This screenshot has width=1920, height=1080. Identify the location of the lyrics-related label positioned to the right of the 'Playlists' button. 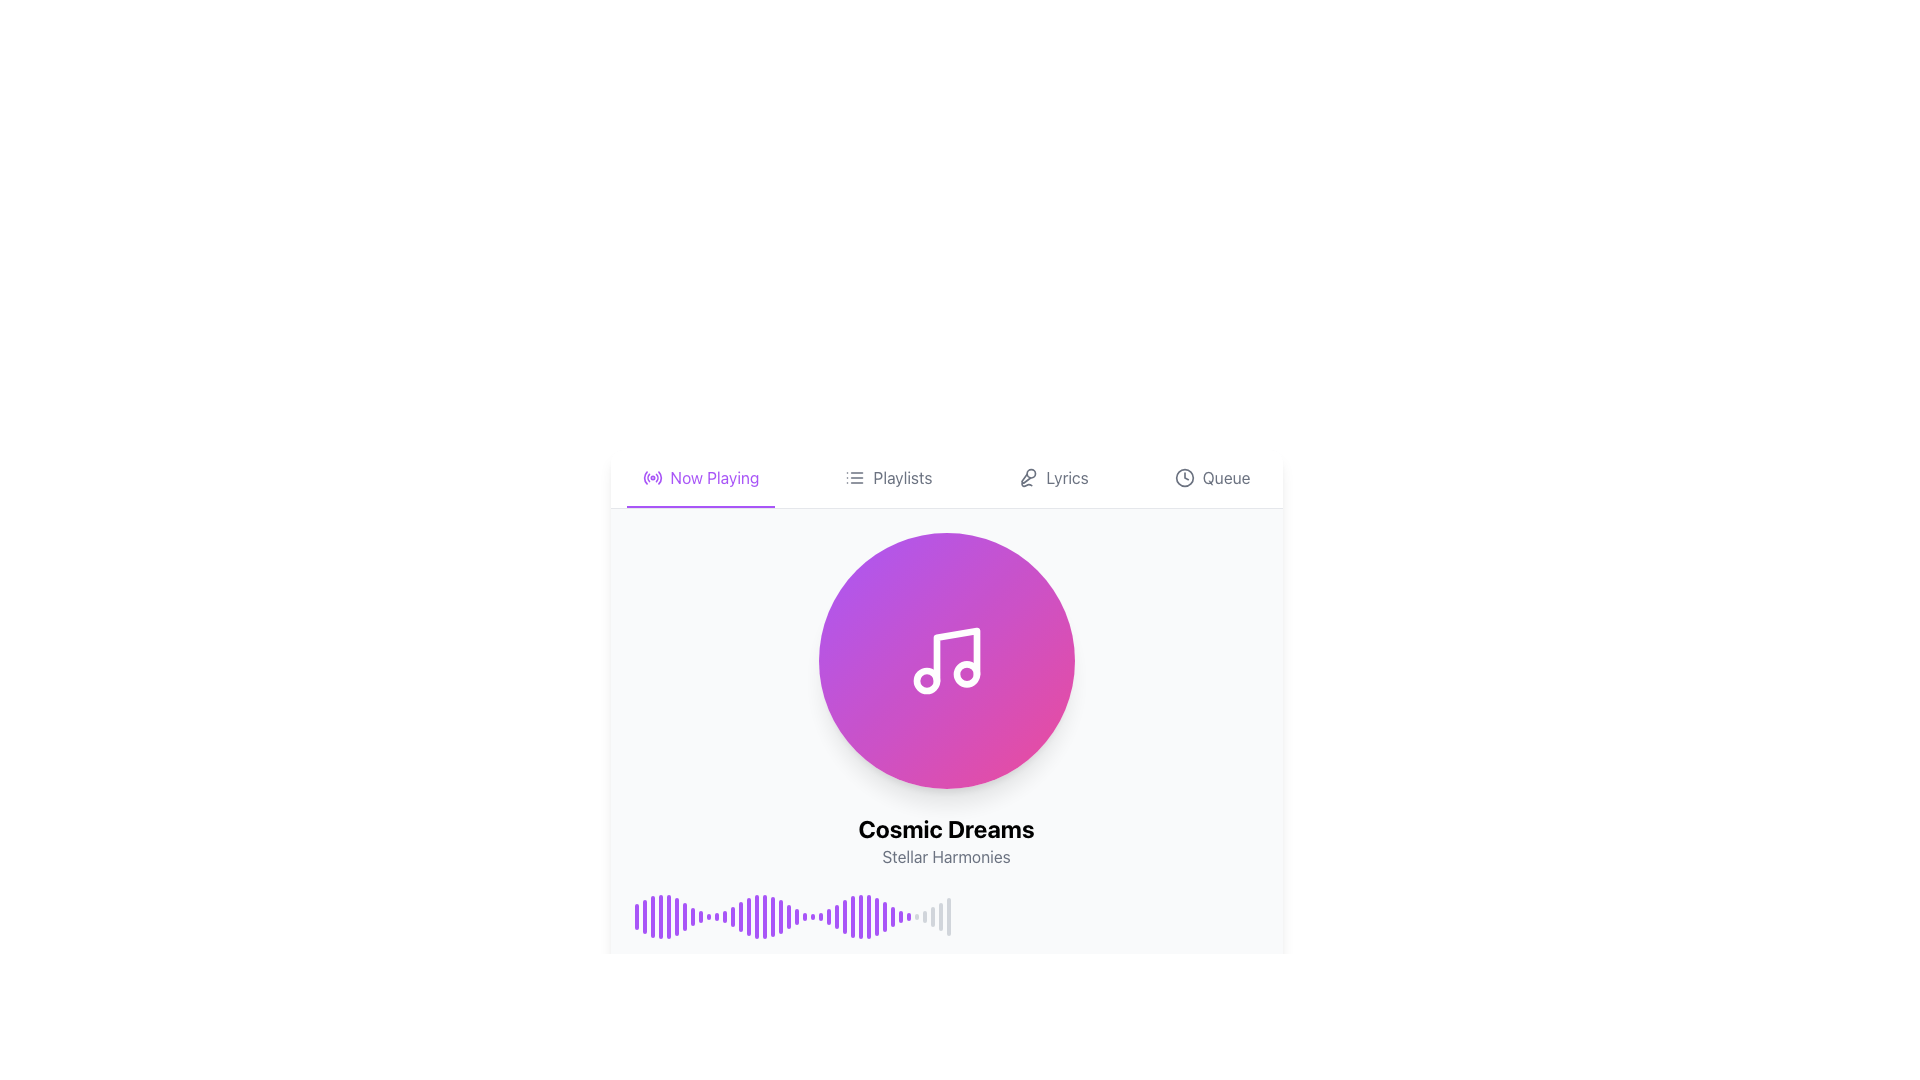
(1066, 478).